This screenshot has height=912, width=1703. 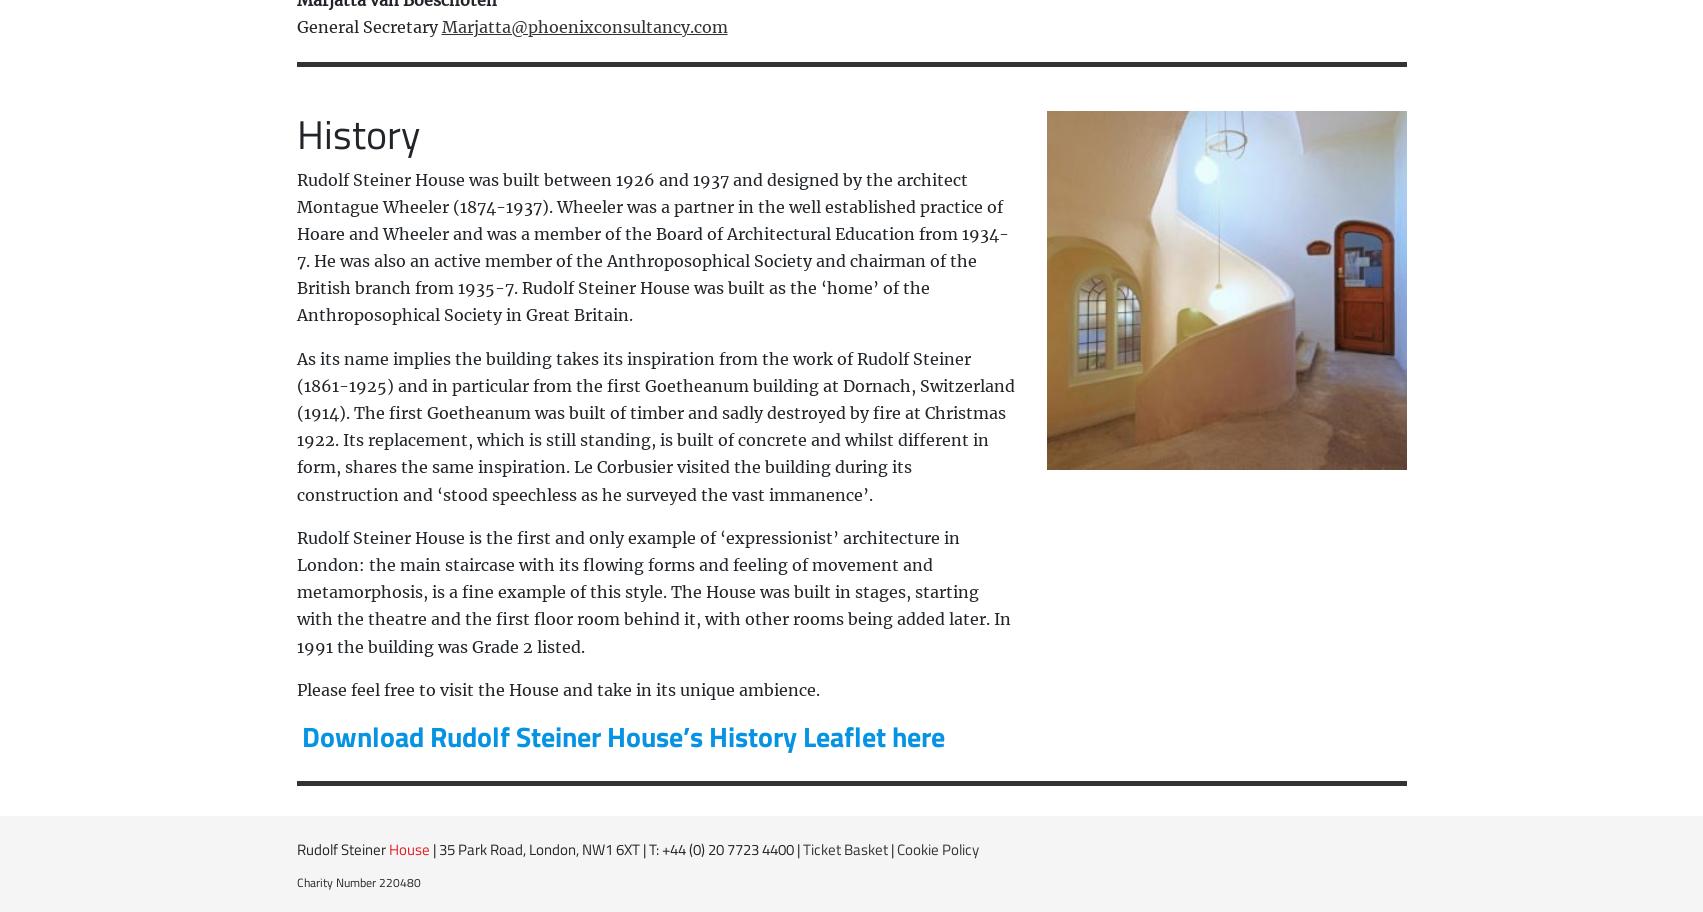 I want to click on 'Marjatta@phoenixconsultancy.com', so click(x=582, y=26).